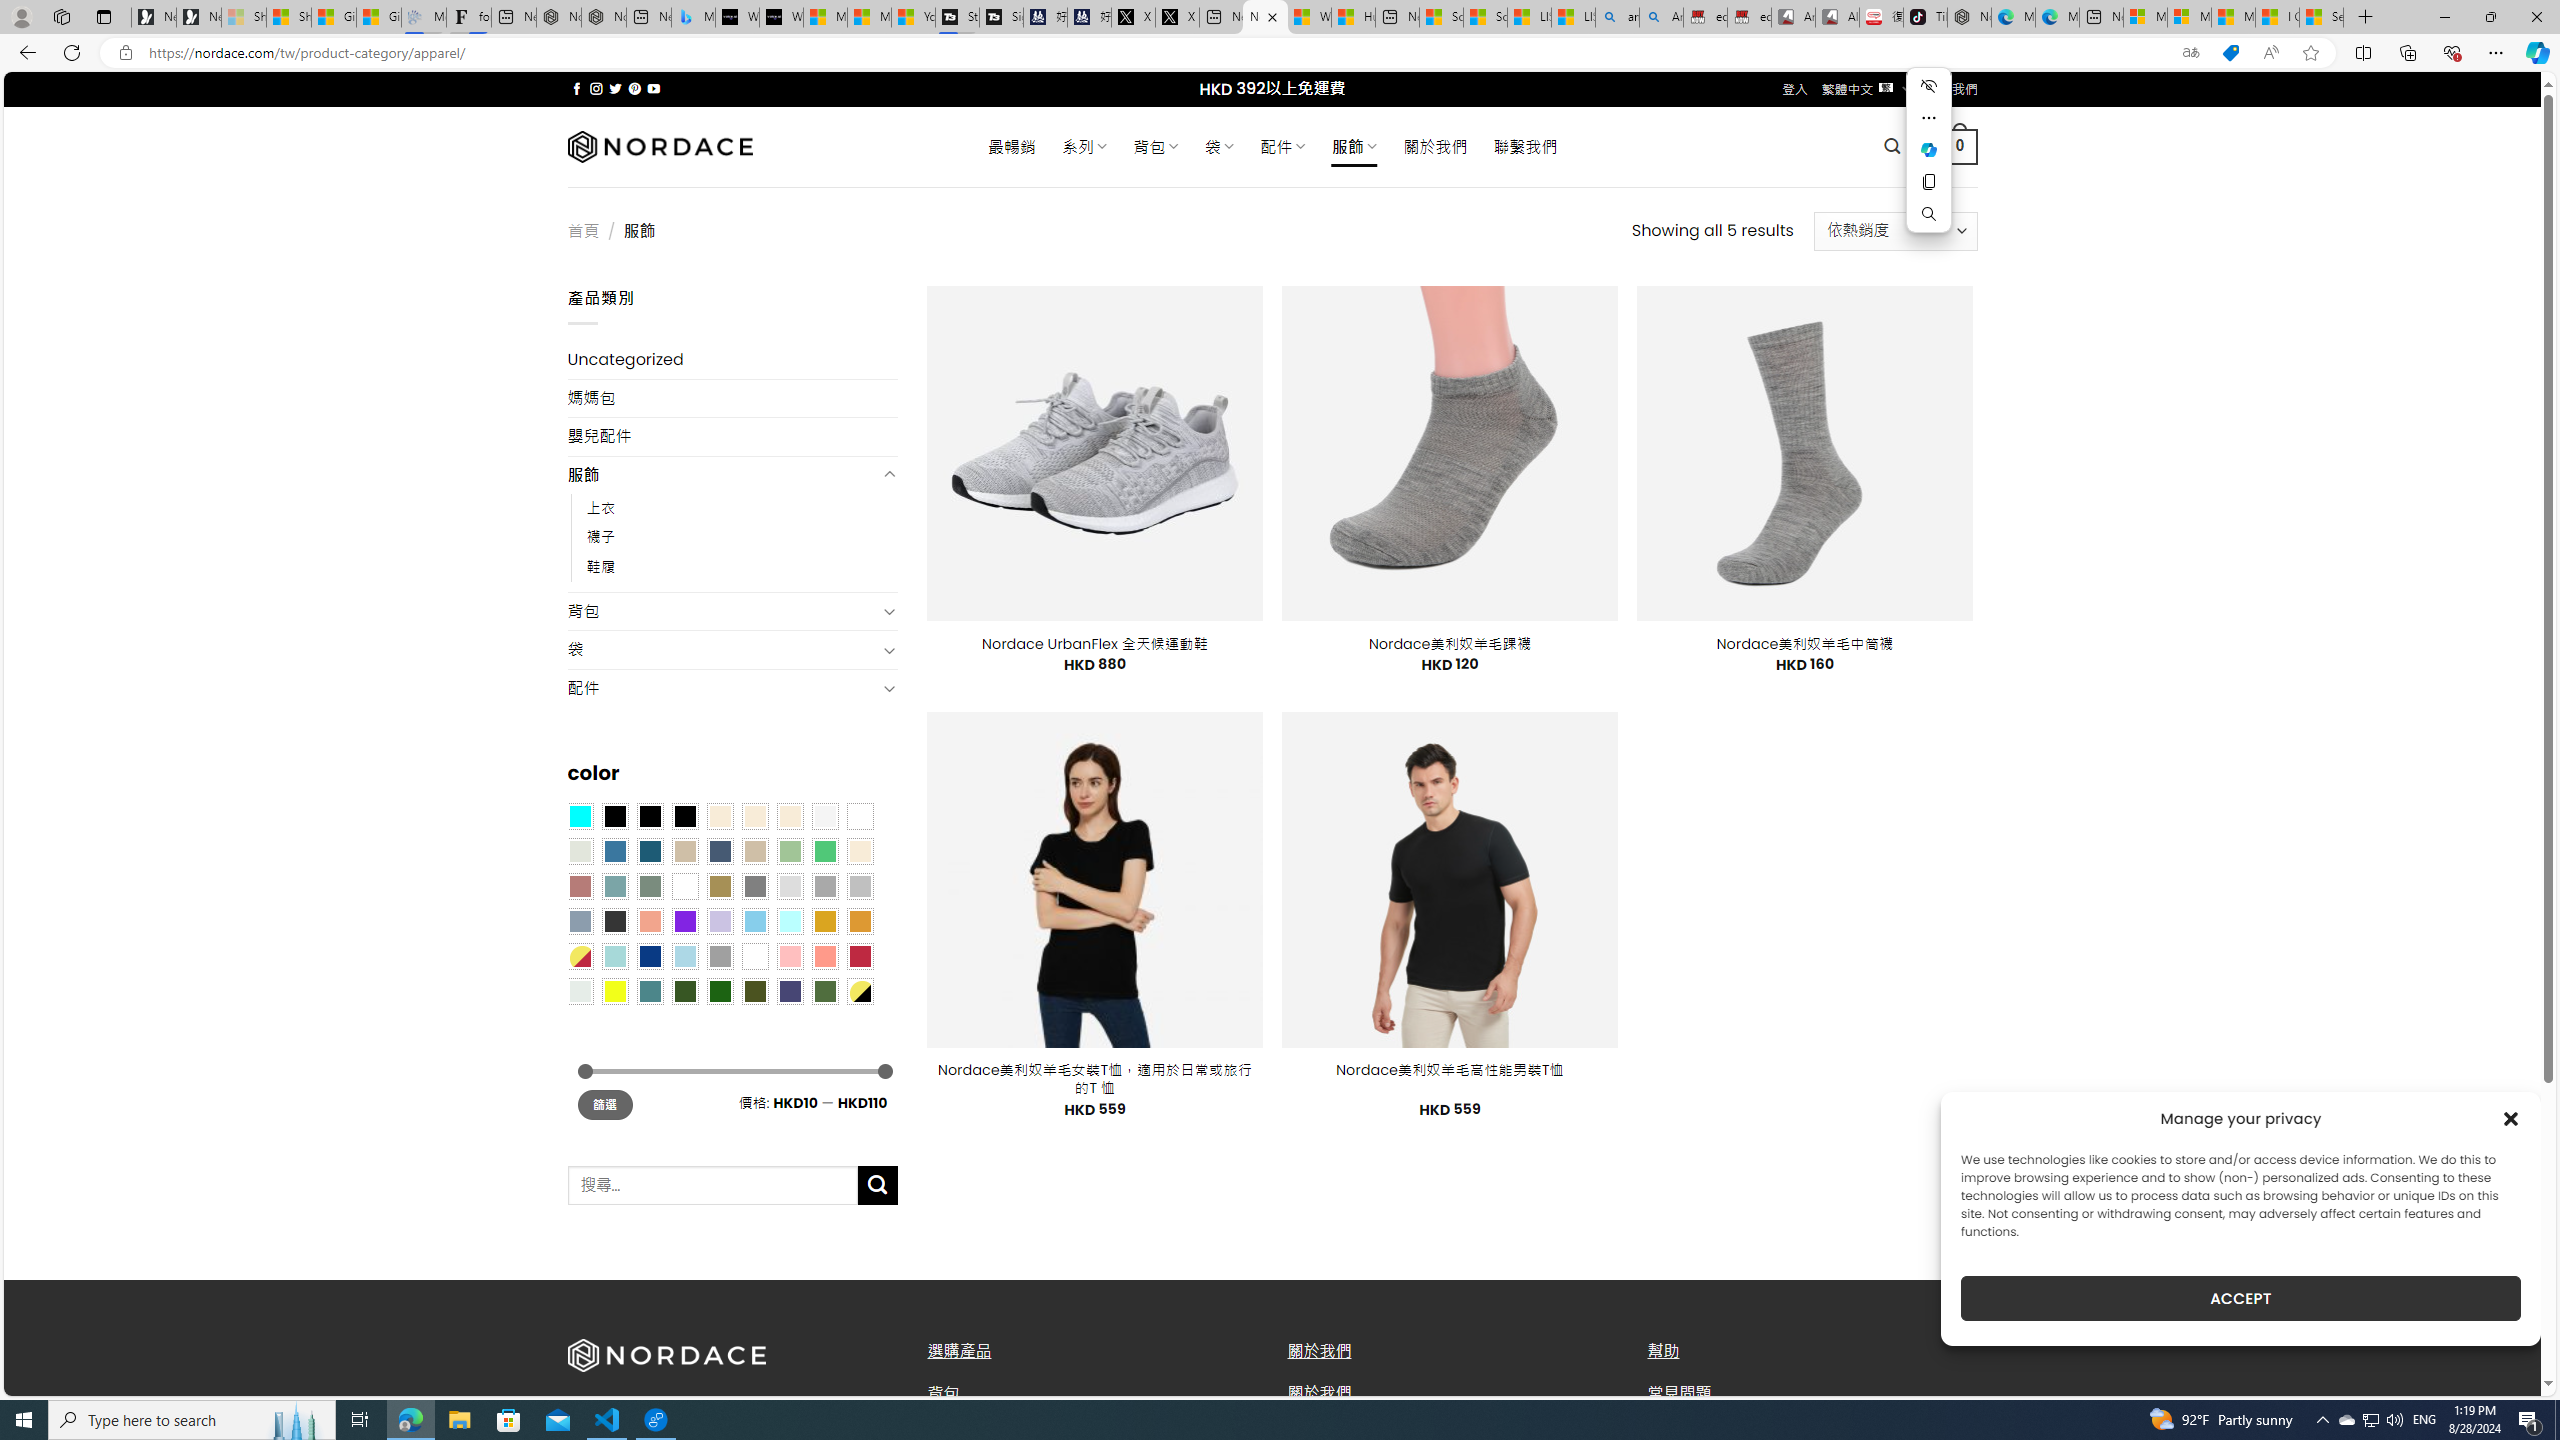  I want to click on 'Settings and more (Alt+F)', so click(2495, 51).